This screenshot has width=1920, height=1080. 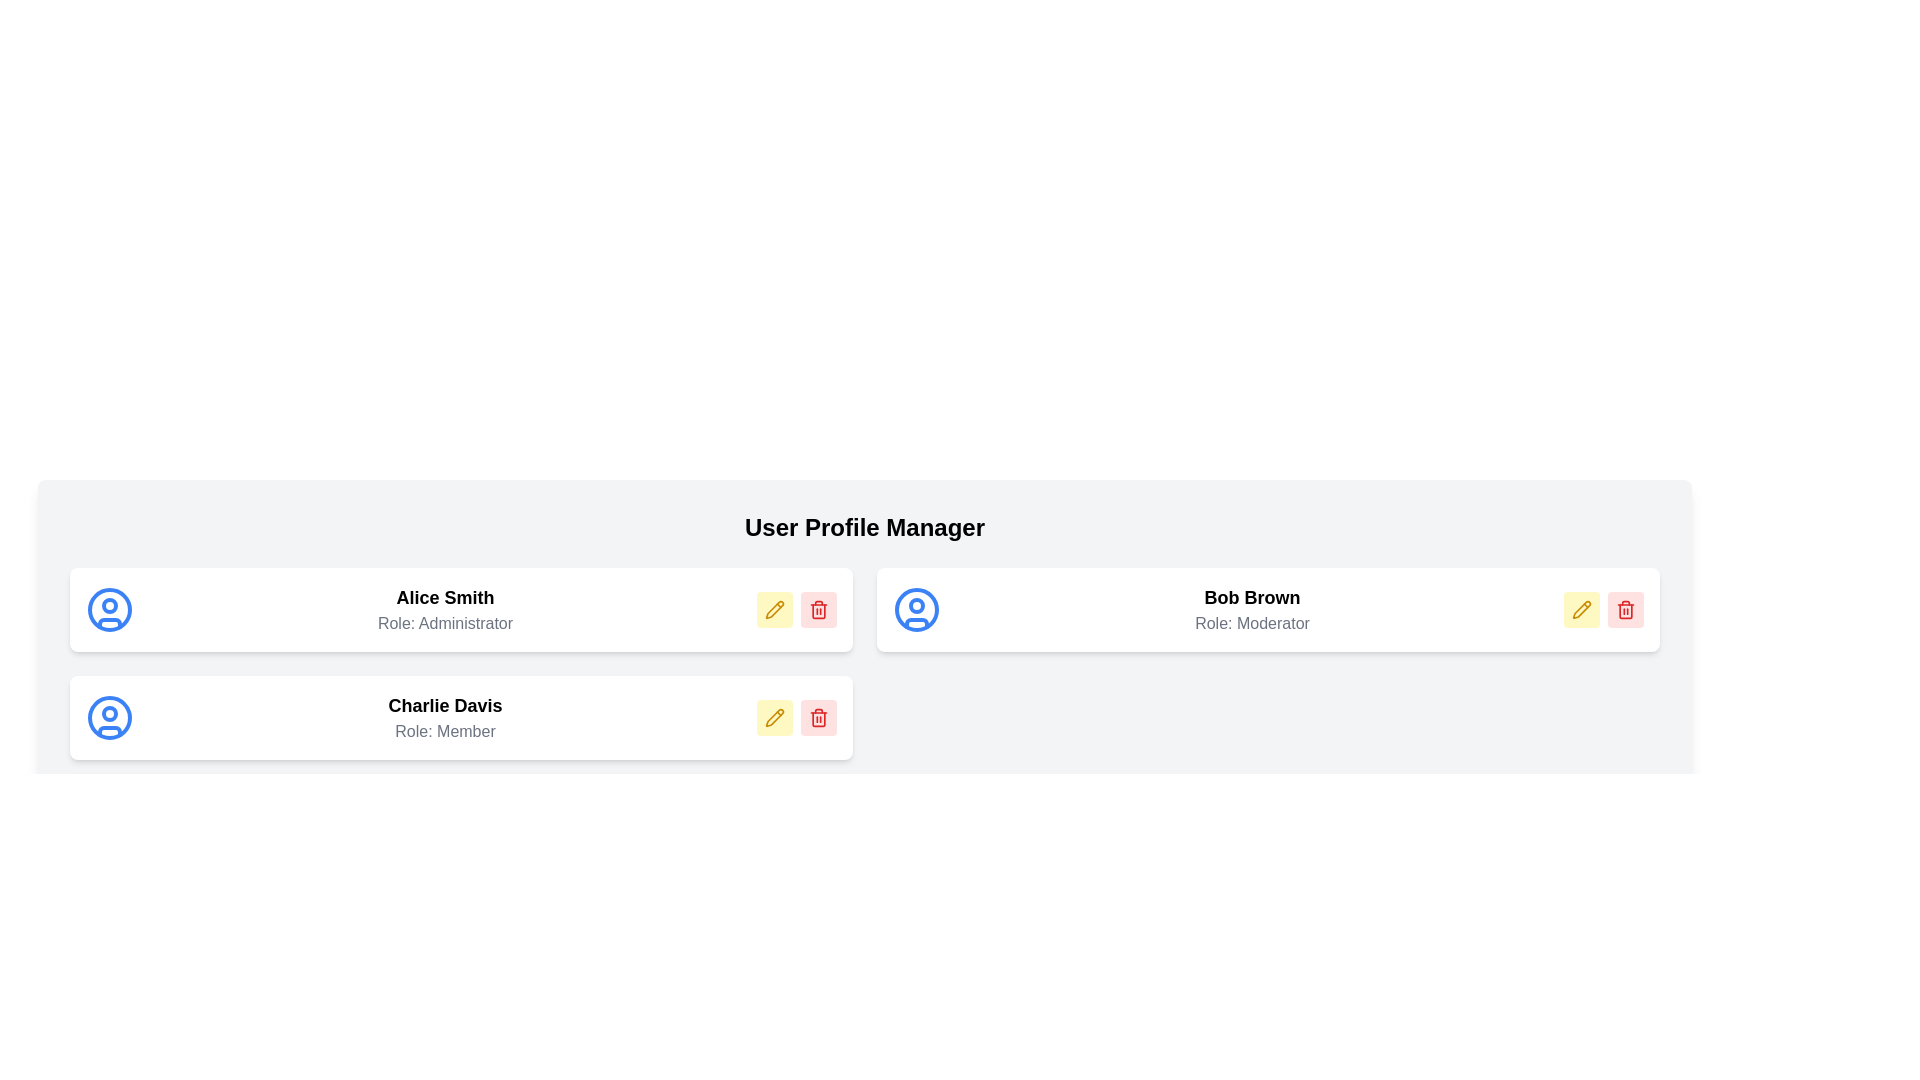 I want to click on the text label displaying the name 'Charlie Davis' within the profile card, which is located above the text 'Role: Member', so click(x=444, y=704).